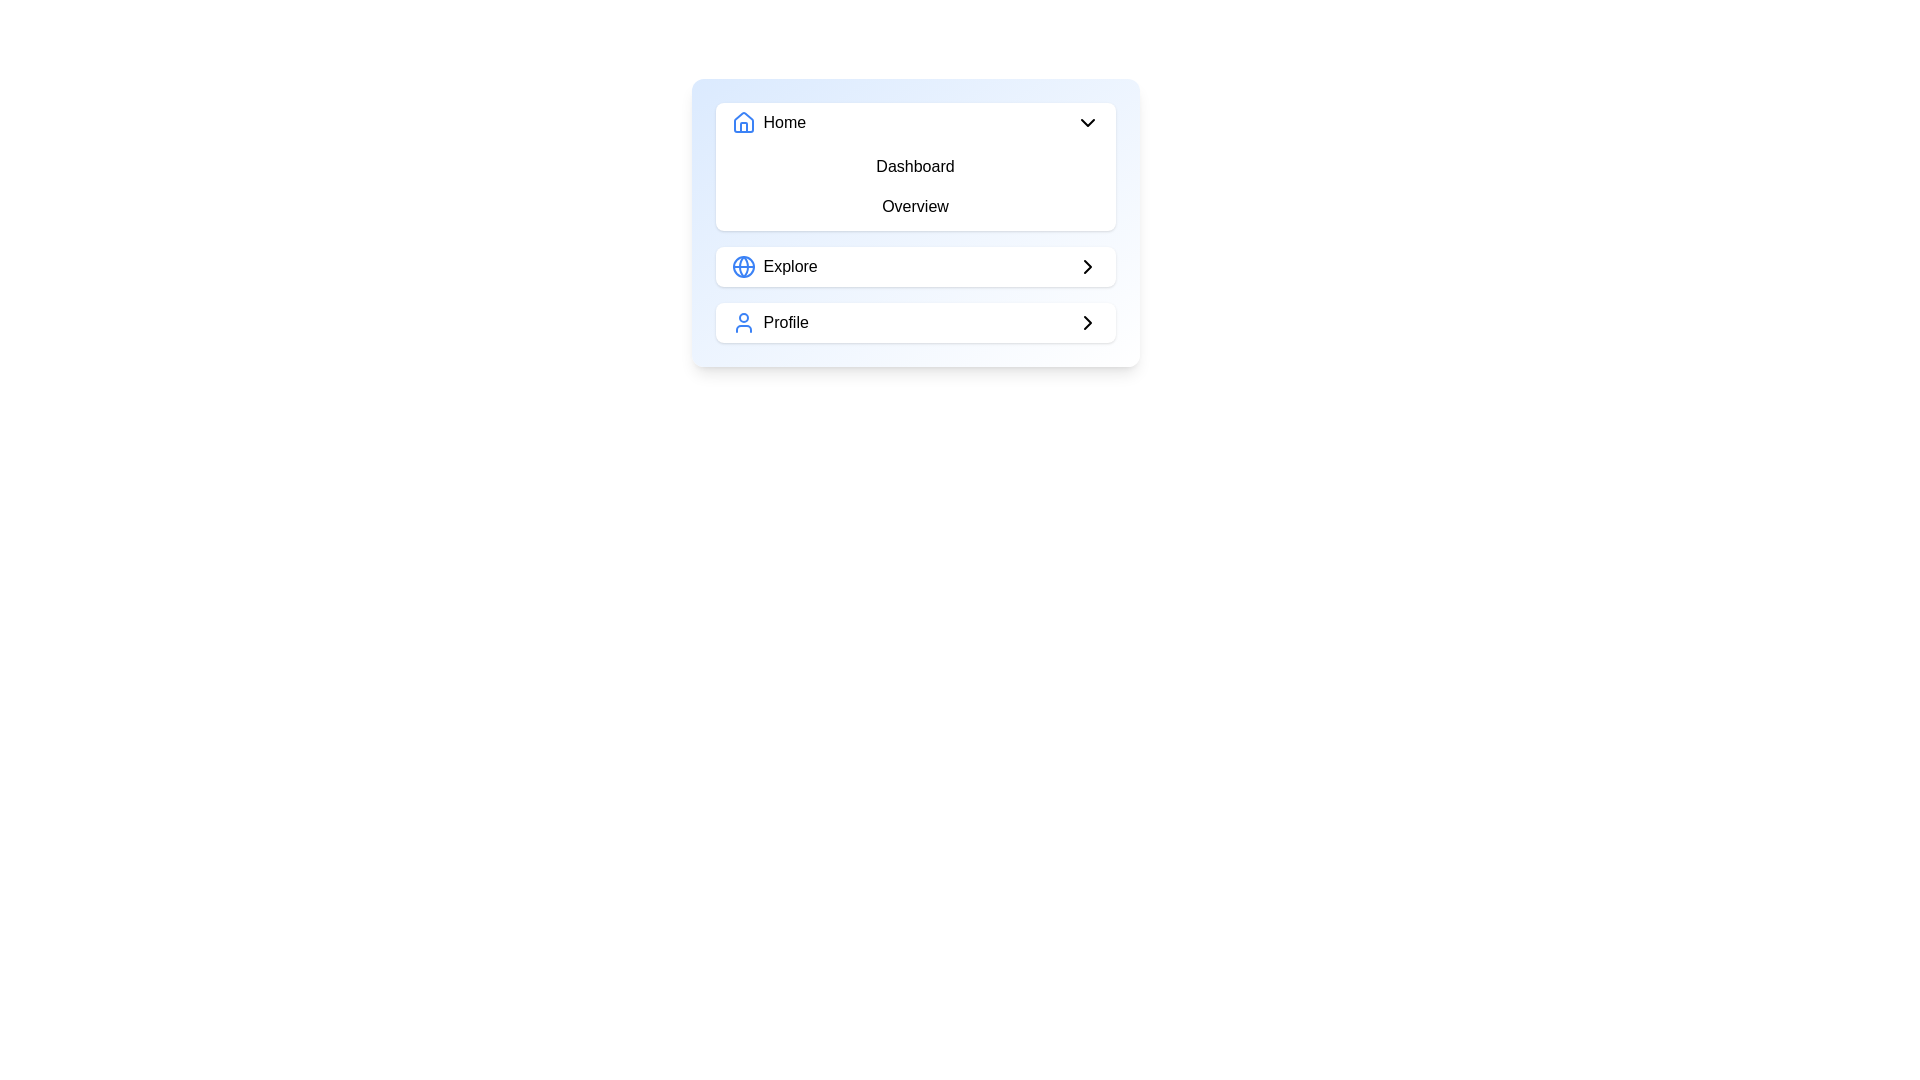 The height and width of the screenshot is (1080, 1920). What do you see at coordinates (767, 123) in the screenshot?
I see `the 'Home' text label with icon located at the top-left corner of the navigation menu` at bounding box center [767, 123].